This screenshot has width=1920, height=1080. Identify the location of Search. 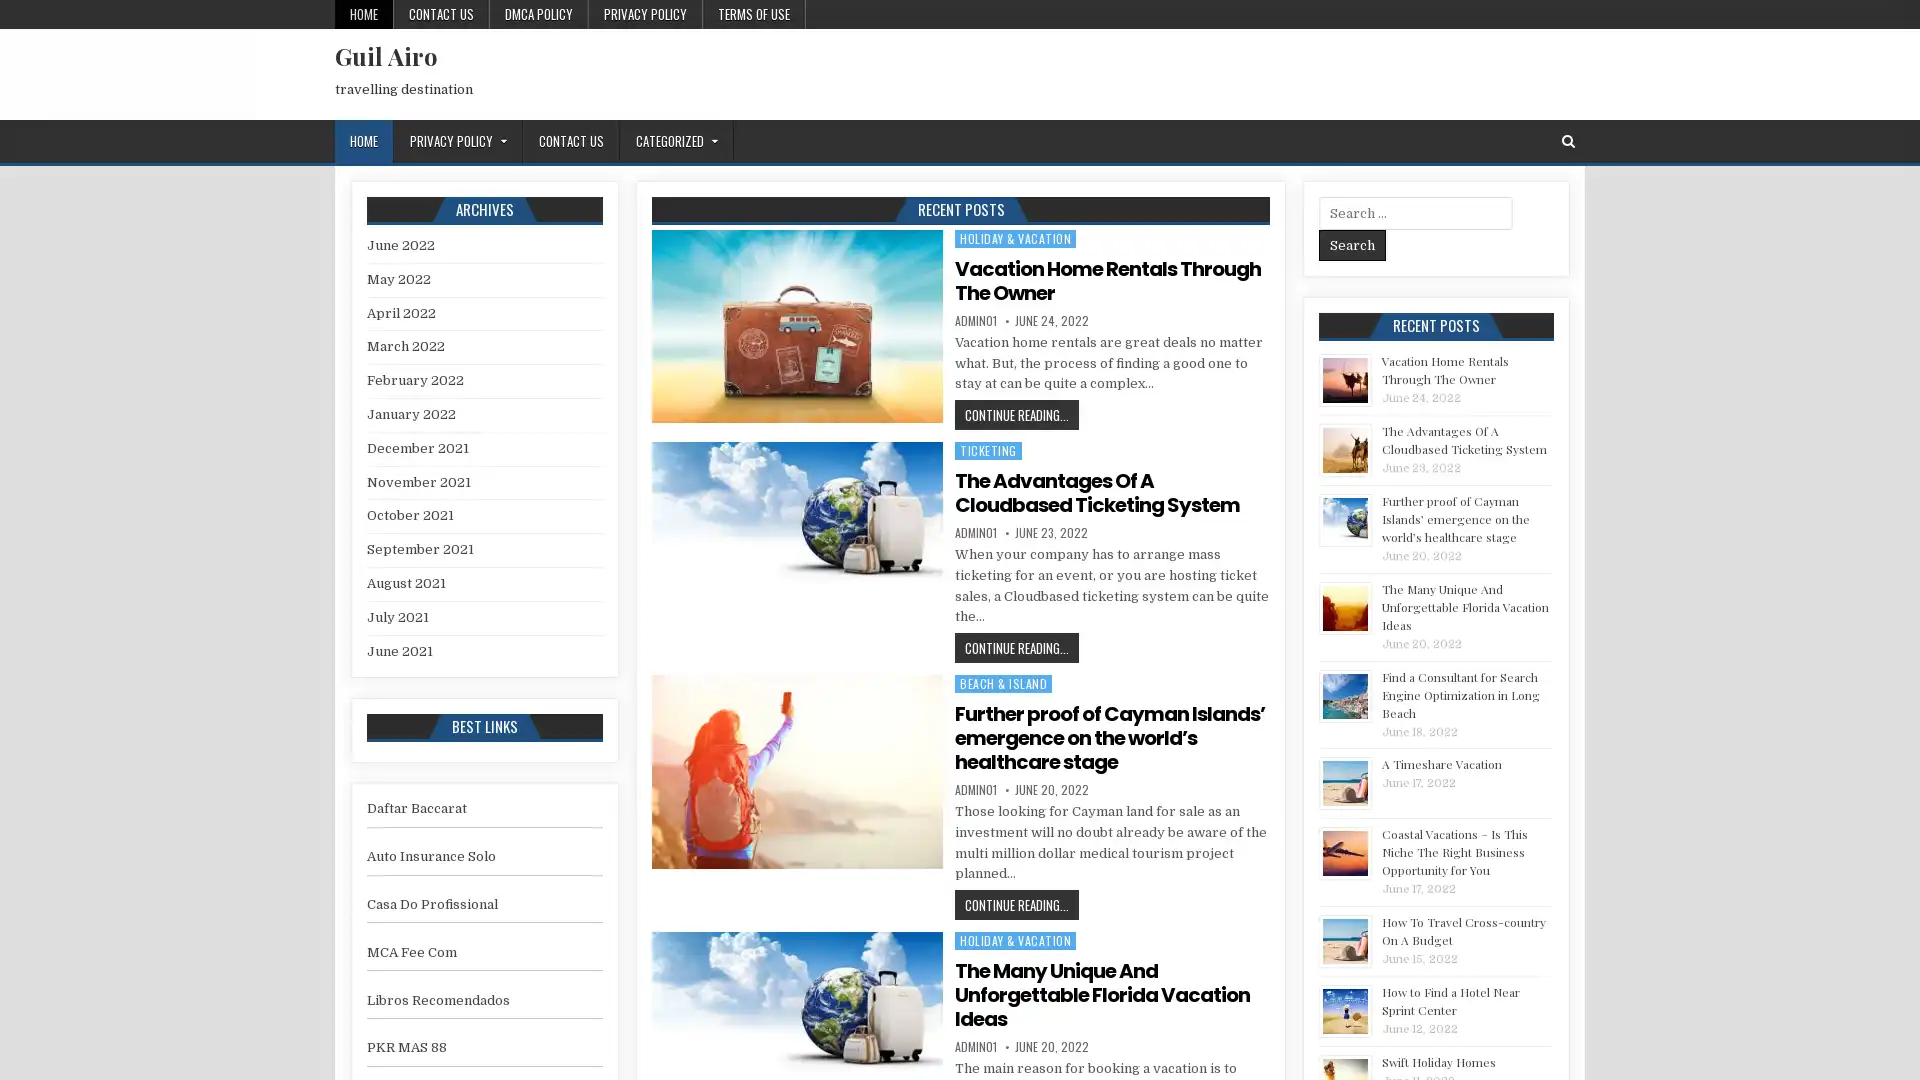
(1351, 244).